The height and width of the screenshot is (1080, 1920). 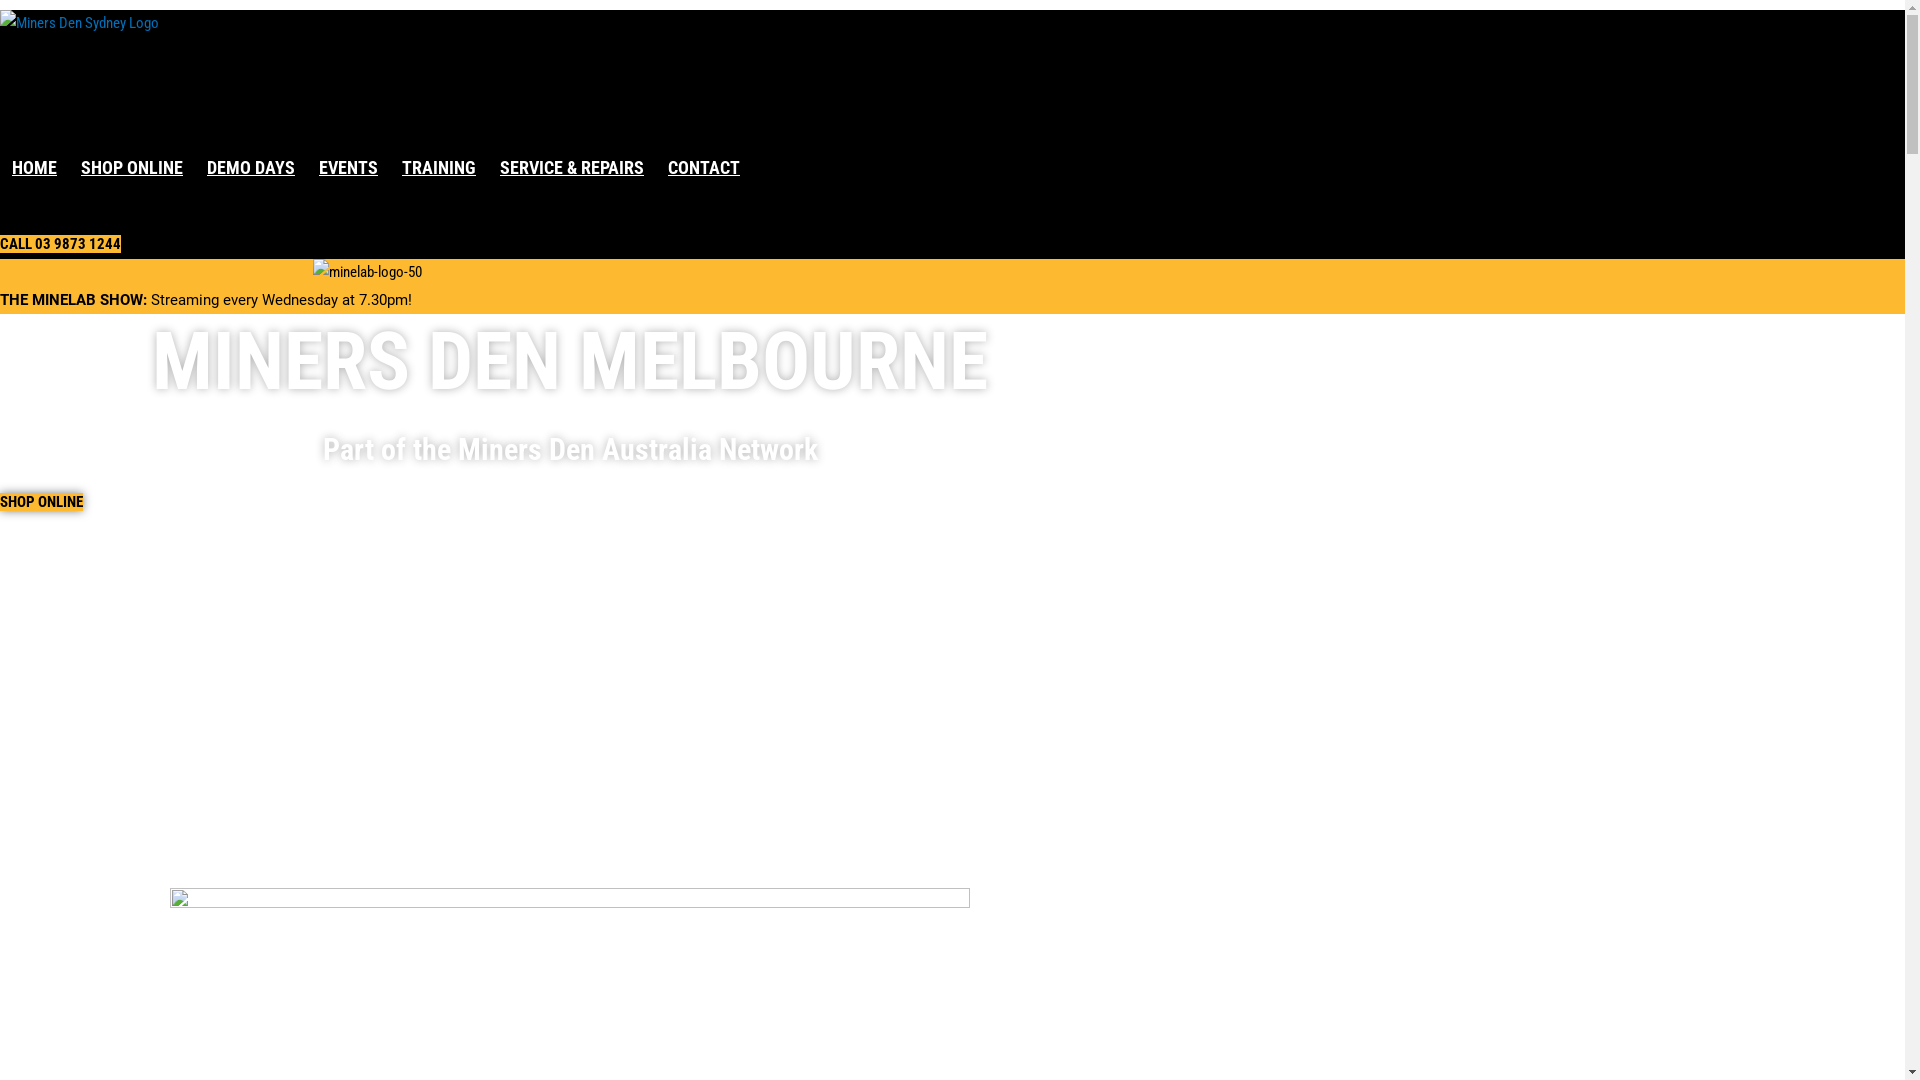 What do you see at coordinates (704, 167) in the screenshot?
I see `'CONTACT'` at bounding box center [704, 167].